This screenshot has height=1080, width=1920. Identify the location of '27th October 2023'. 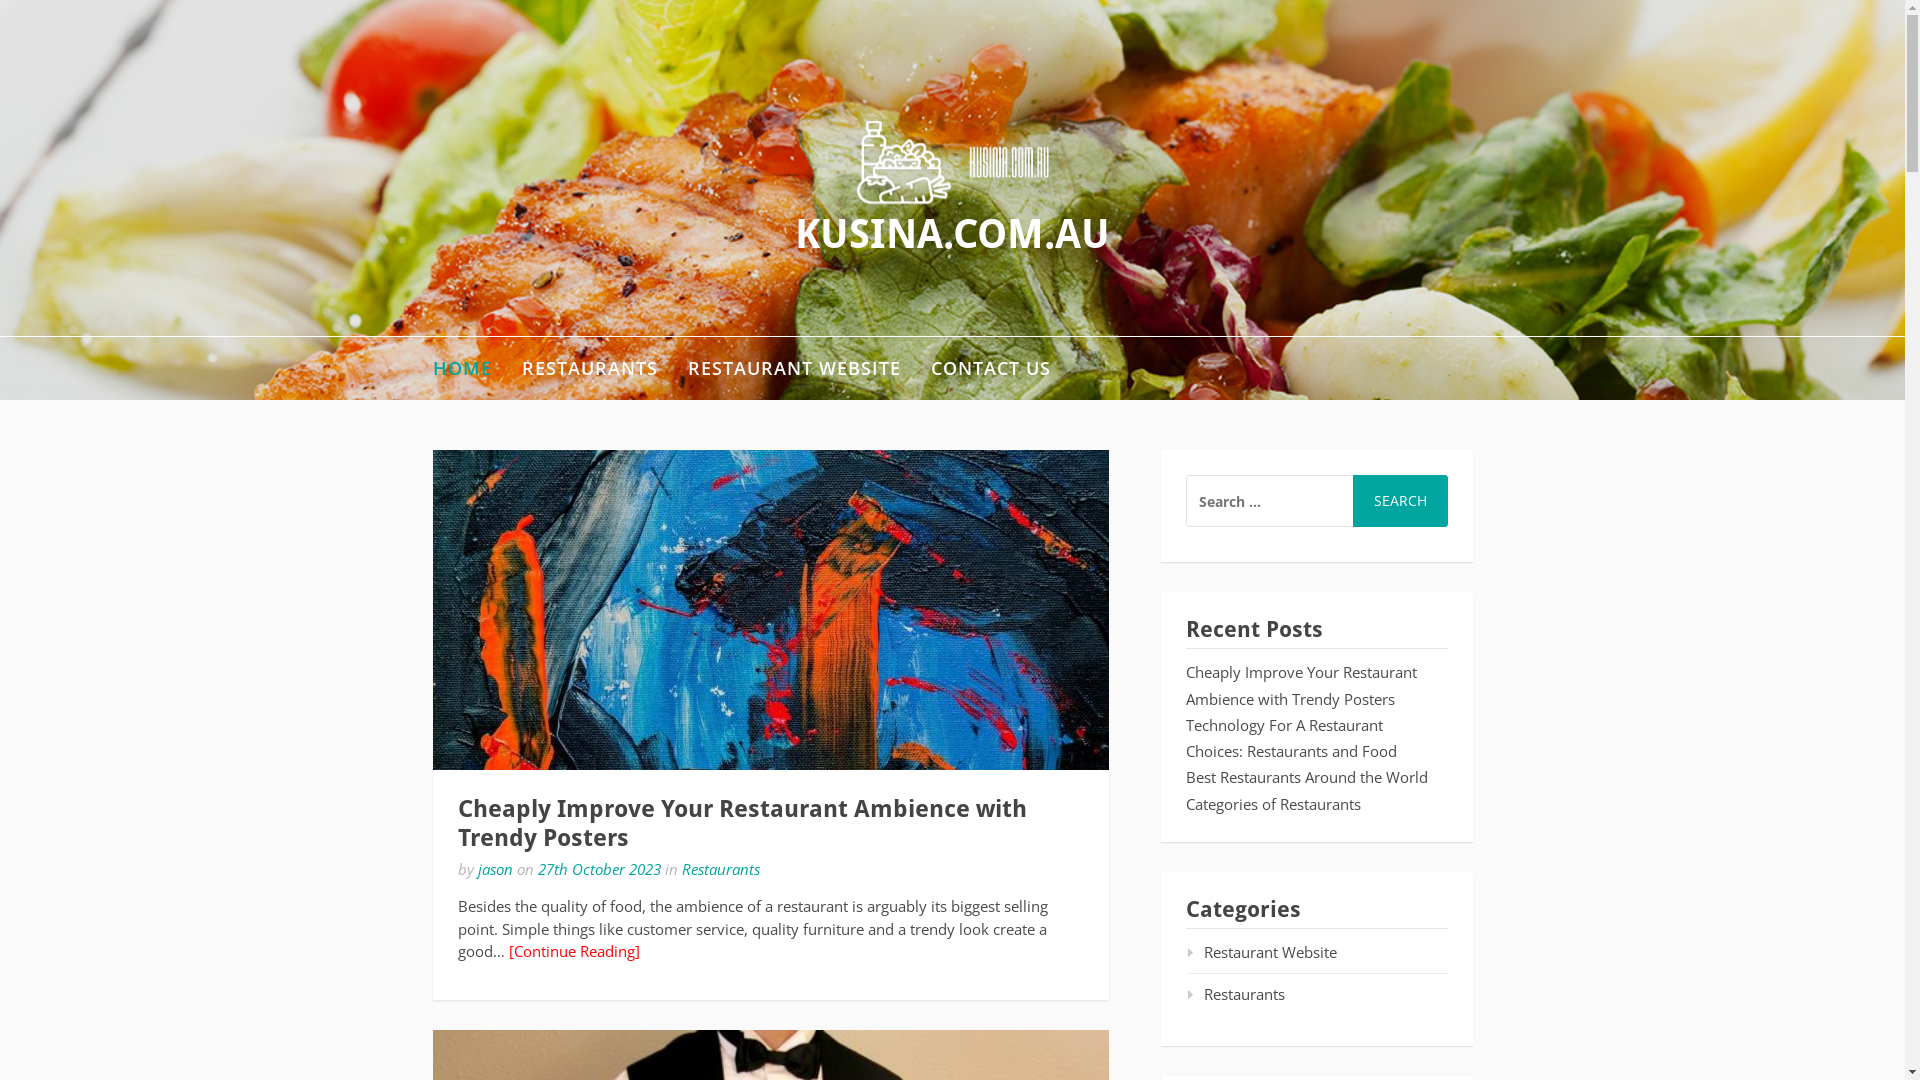
(537, 867).